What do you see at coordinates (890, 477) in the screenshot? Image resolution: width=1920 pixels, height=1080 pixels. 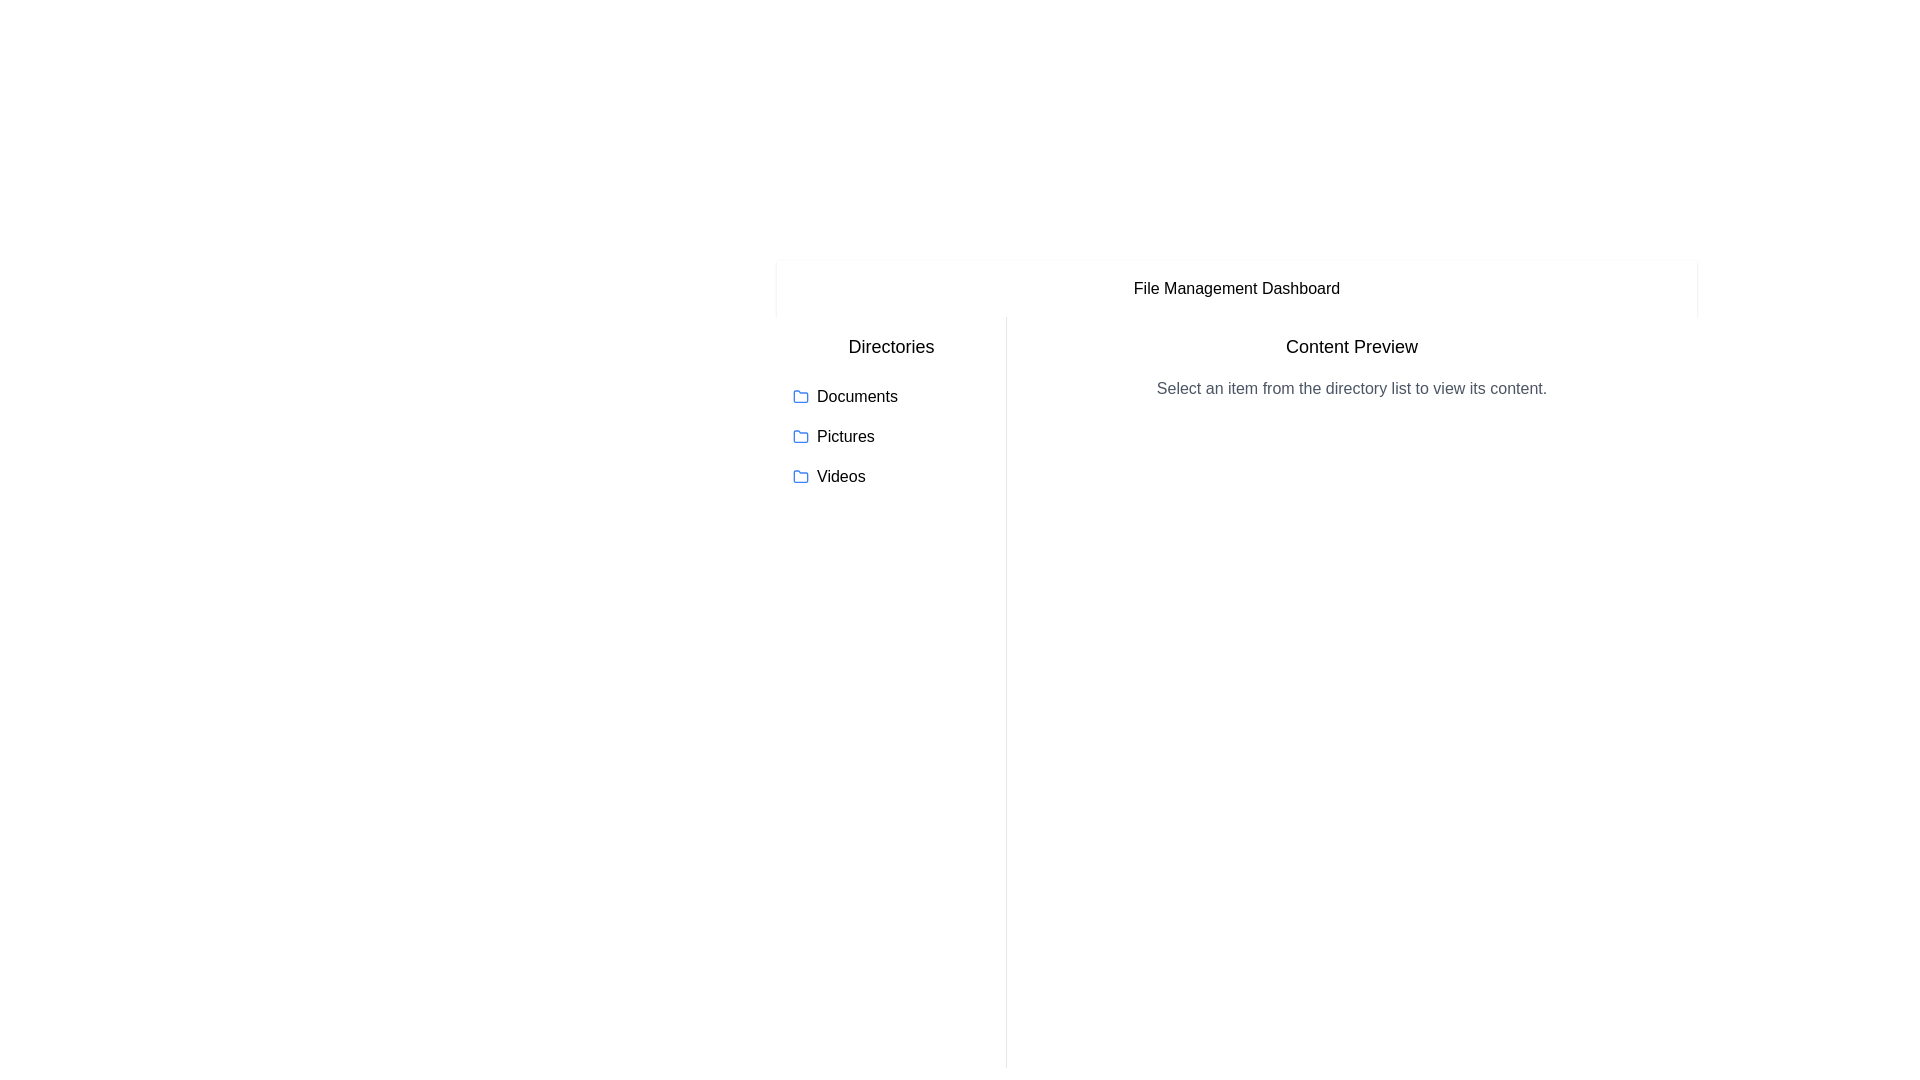 I see `the 'Videos' folder, which is the third item in a vertical list of folder entries` at bounding box center [890, 477].